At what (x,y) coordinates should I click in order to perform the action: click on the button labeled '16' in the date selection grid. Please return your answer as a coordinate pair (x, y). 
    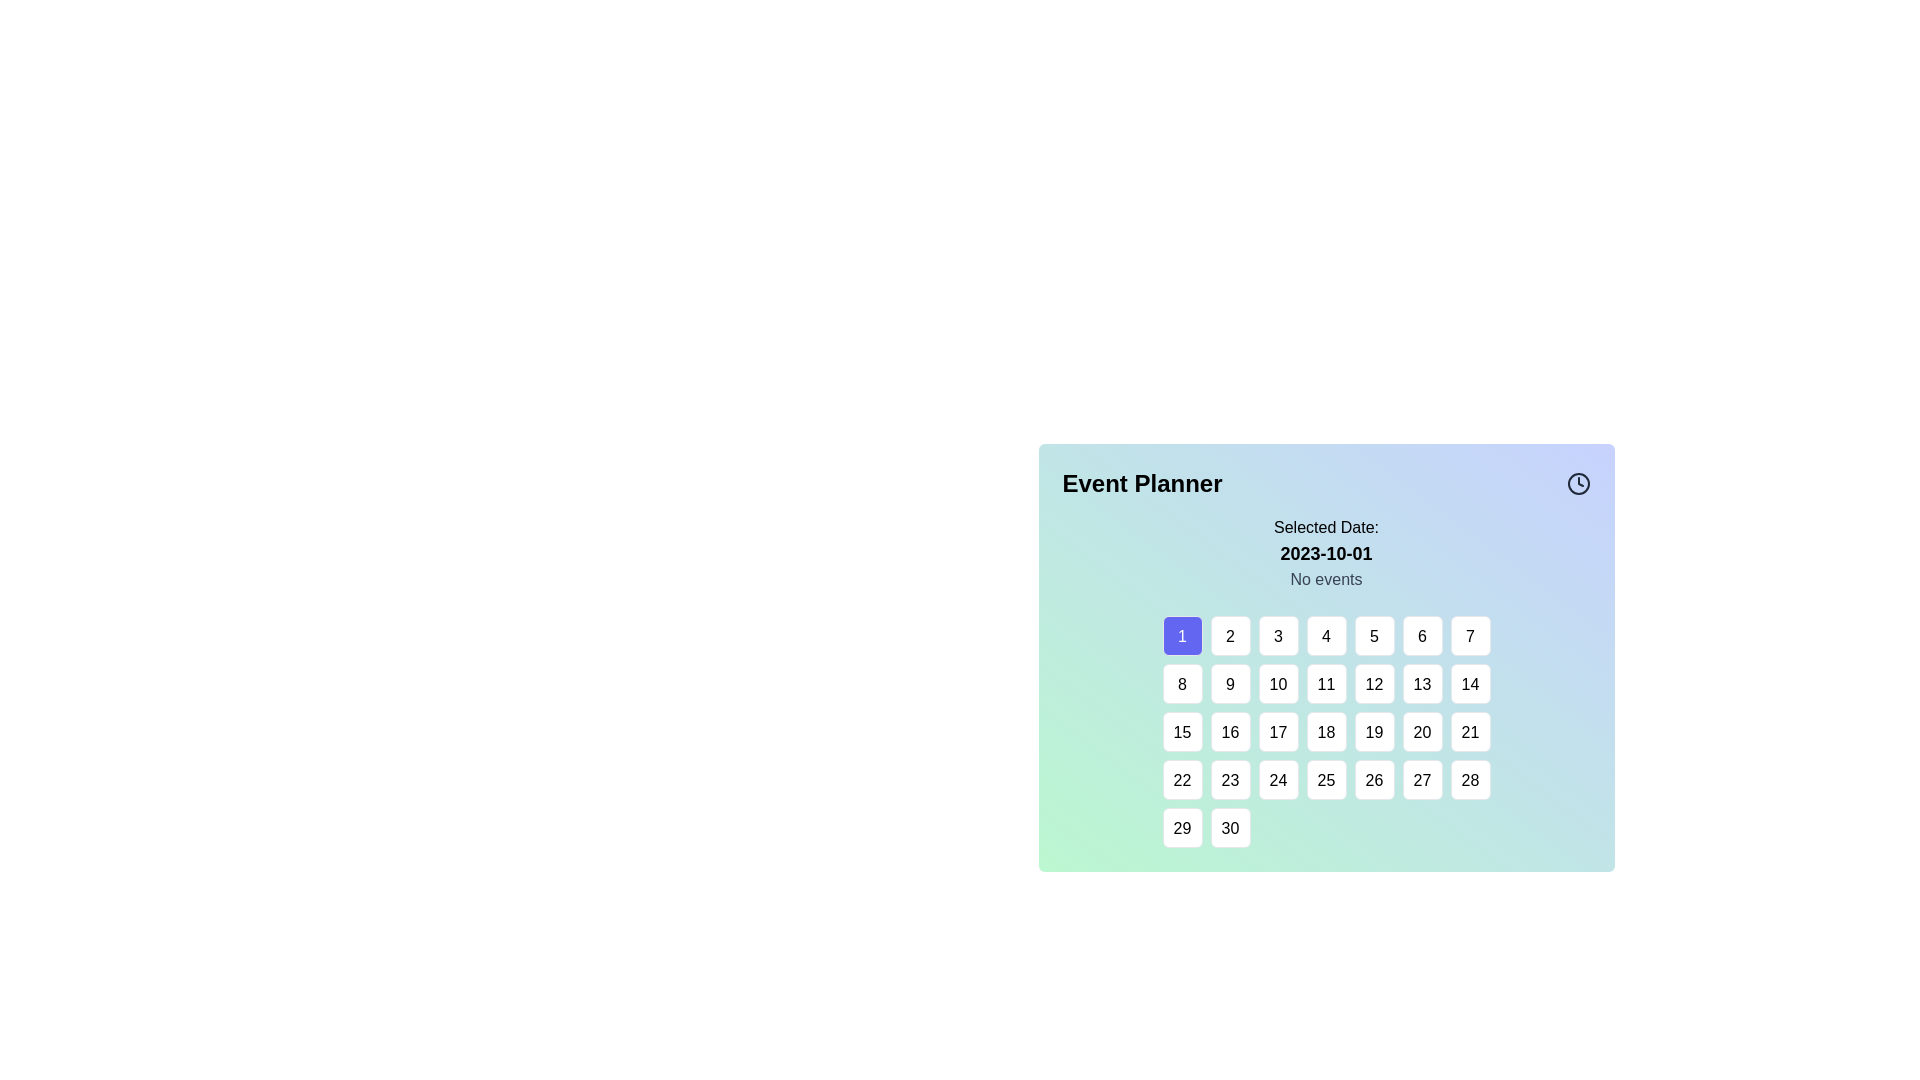
    Looking at the image, I should click on (1229, 732).